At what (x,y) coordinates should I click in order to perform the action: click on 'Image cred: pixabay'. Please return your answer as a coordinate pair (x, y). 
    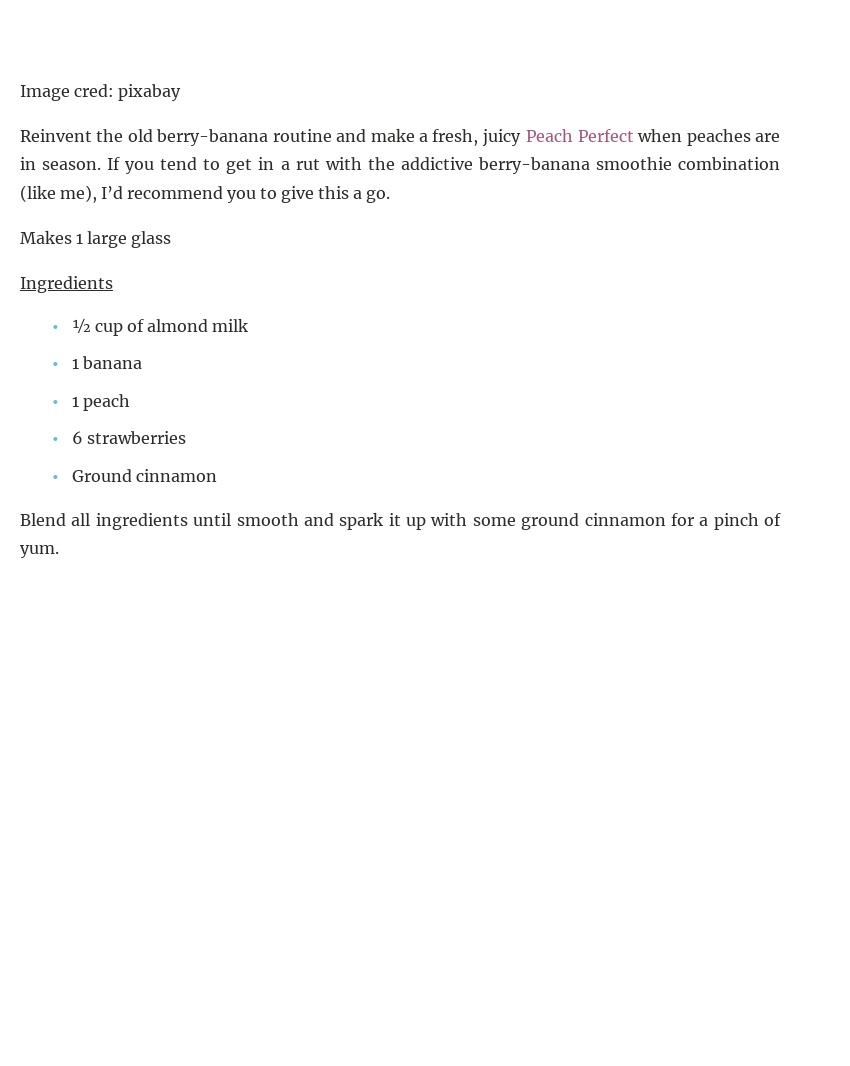
    Looking at the image, I should click on (98, 88).